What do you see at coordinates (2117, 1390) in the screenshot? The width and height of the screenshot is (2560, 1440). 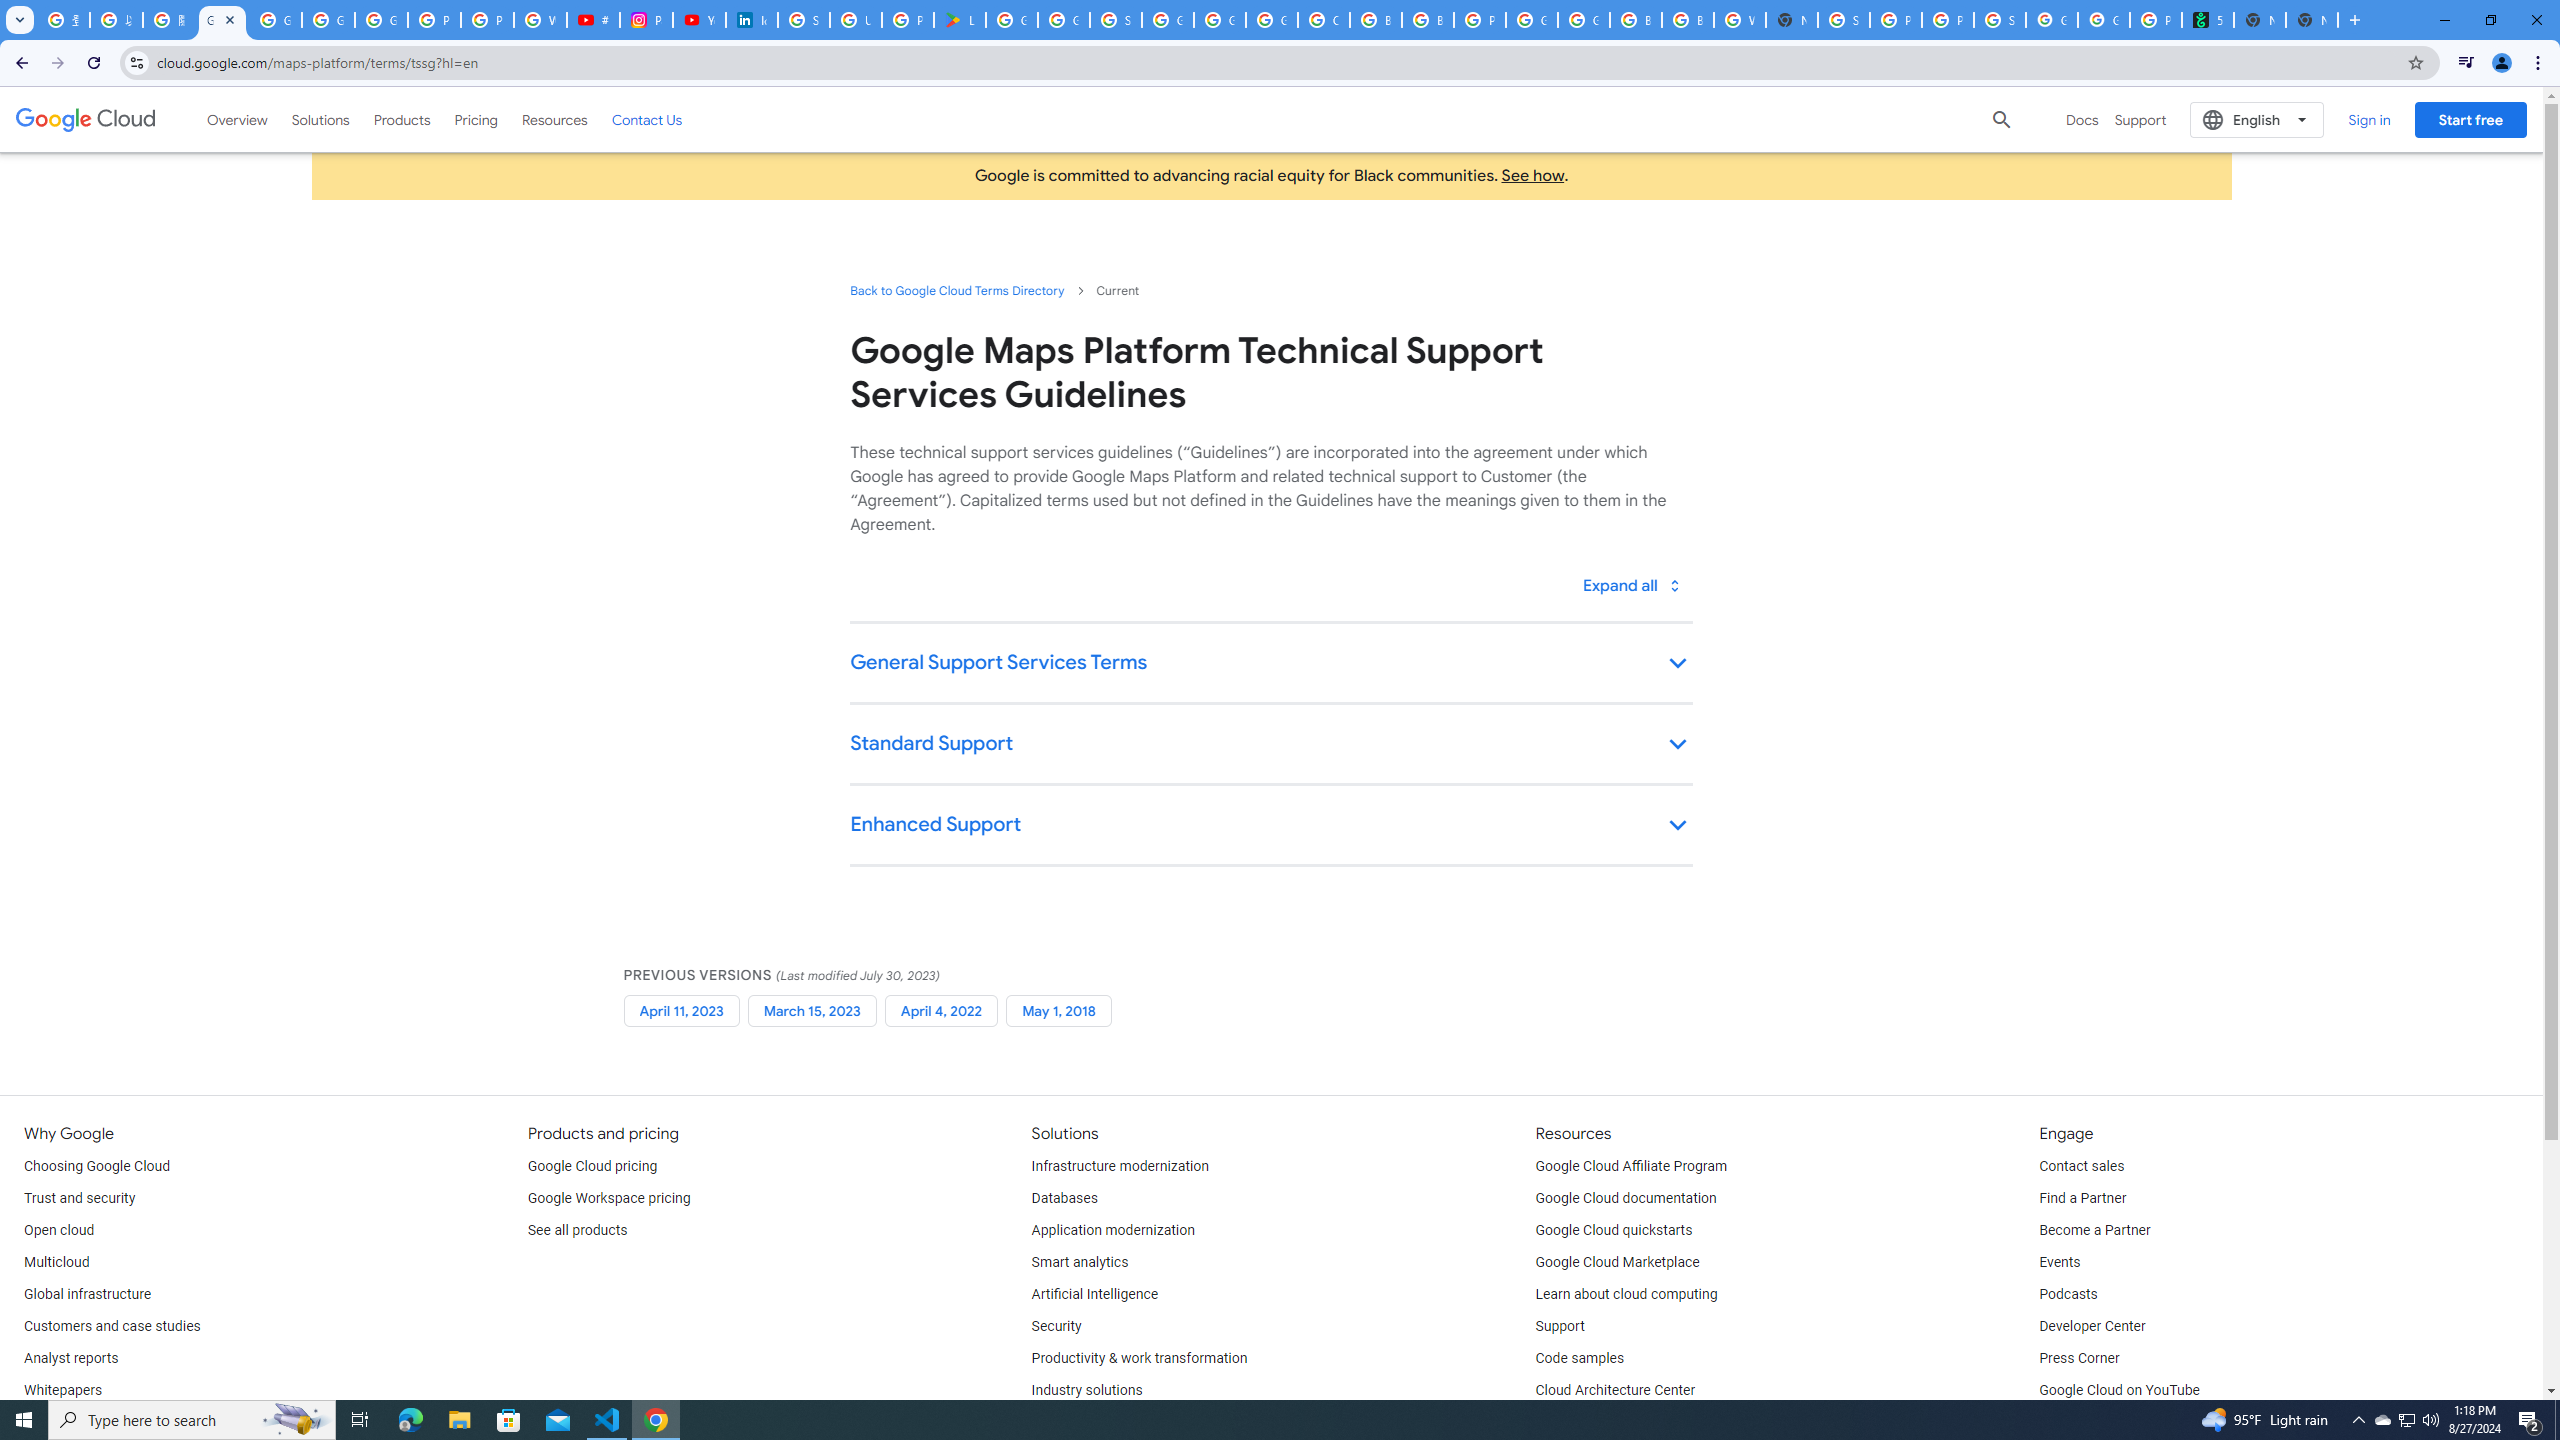 I see `'Google Cloud on YouTube'` at bounding box center [2117, 1390].